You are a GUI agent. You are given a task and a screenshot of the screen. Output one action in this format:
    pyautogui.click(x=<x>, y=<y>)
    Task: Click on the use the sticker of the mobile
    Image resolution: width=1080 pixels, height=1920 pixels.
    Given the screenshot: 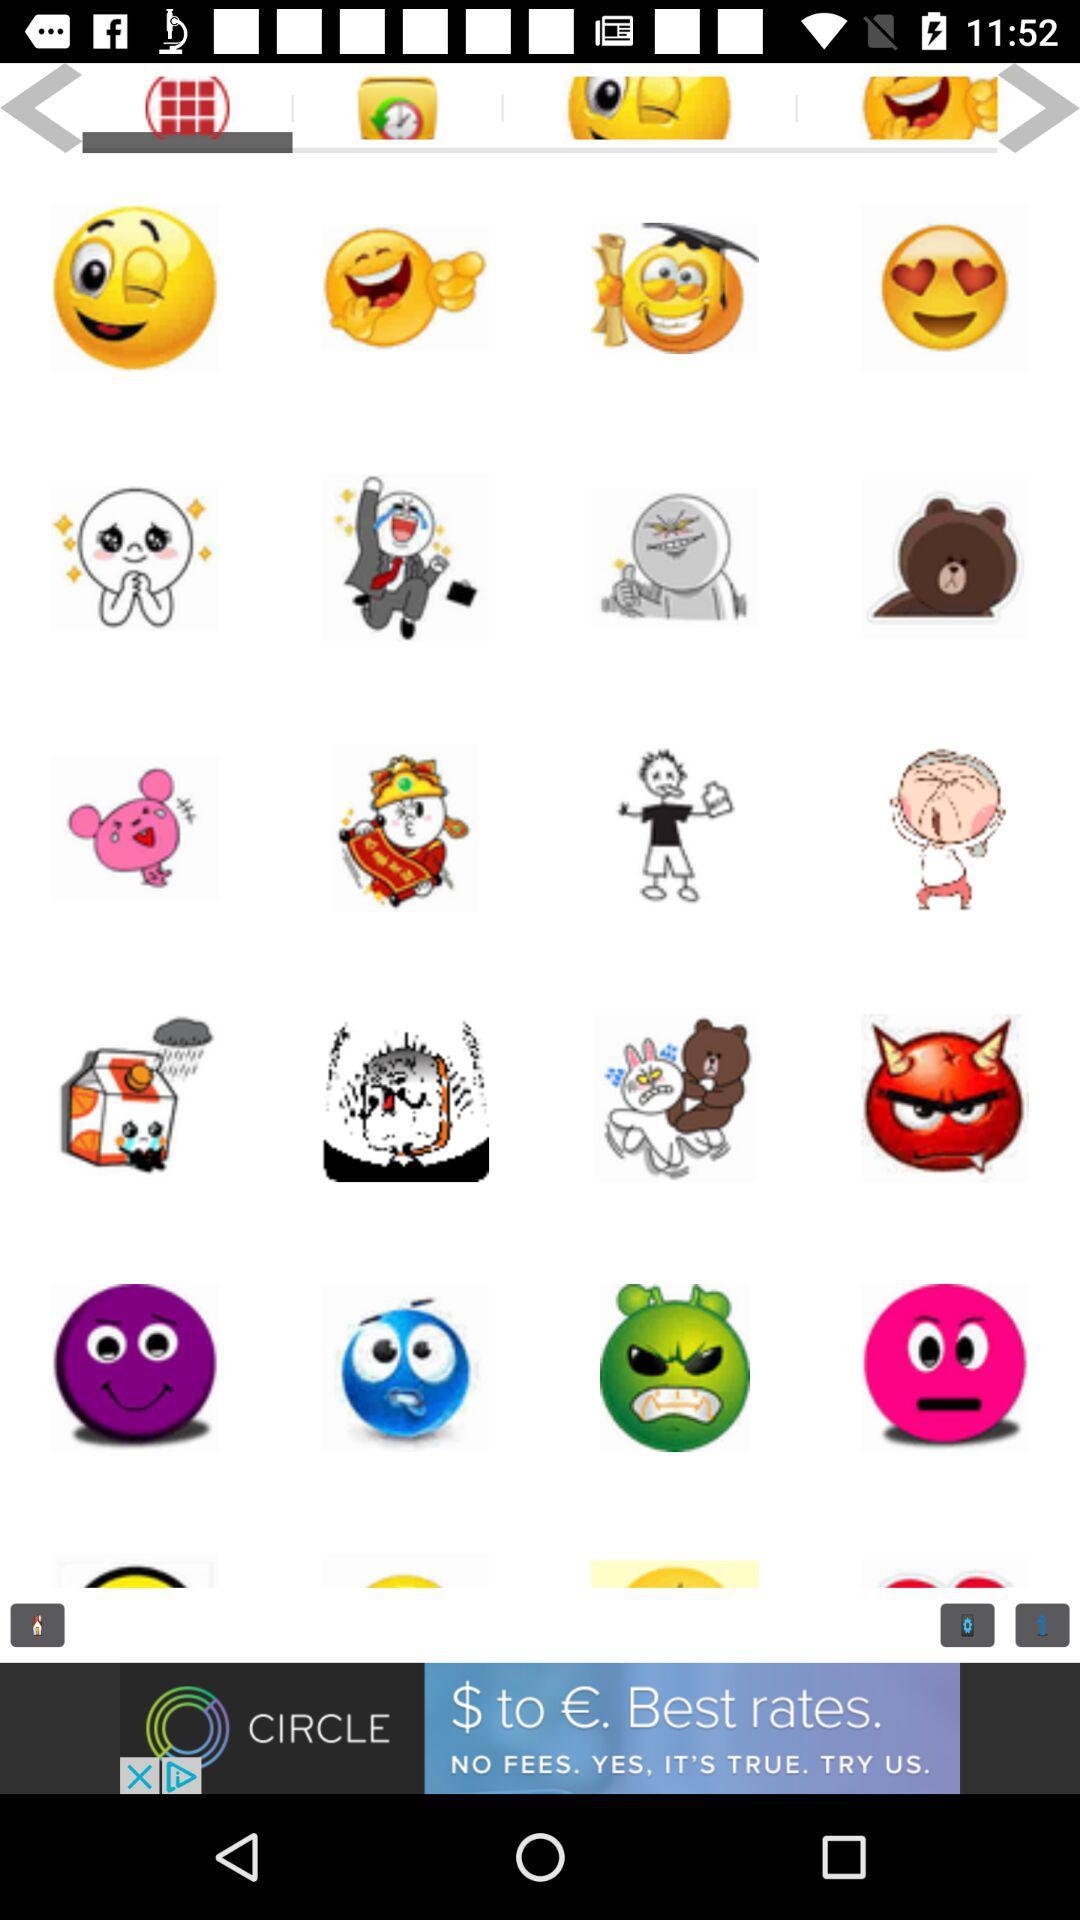 What is the action you would take?
    pyautogui.click(x=135, y=1097)
    